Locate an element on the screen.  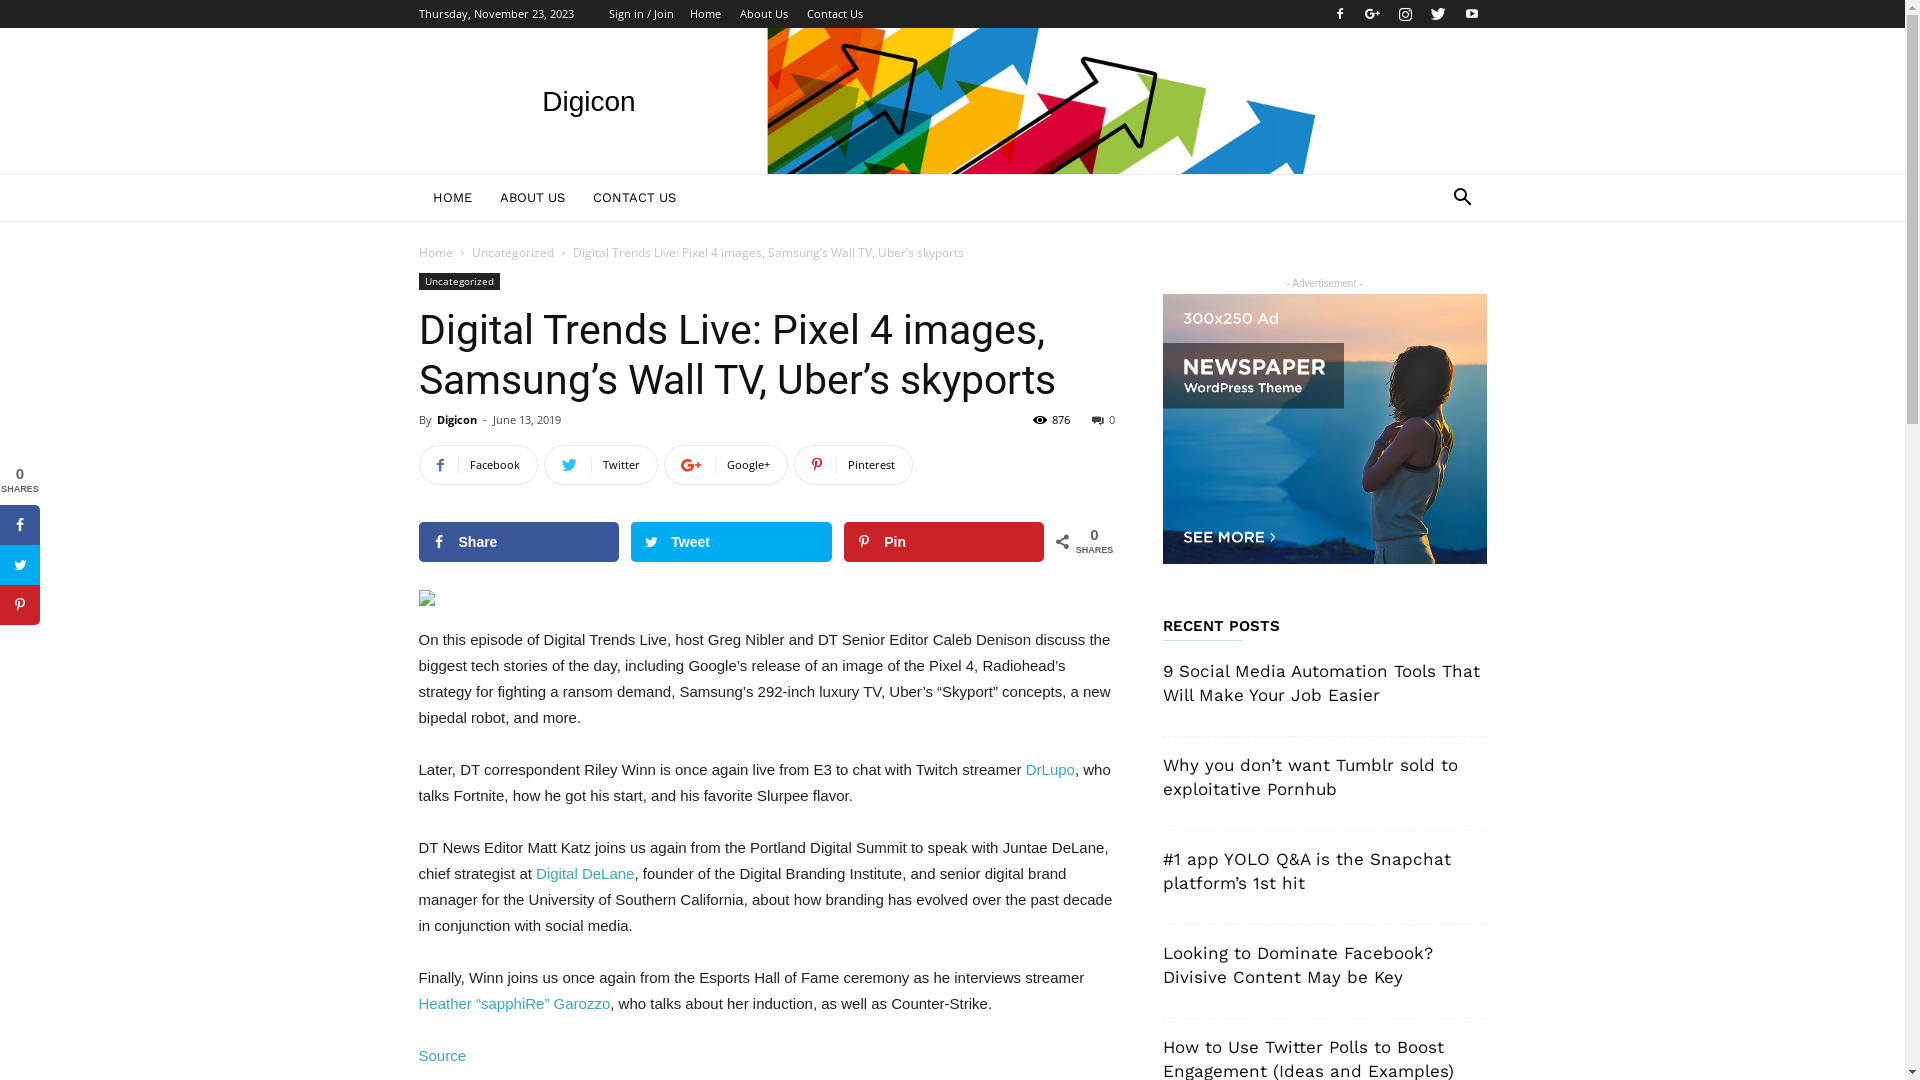
'Google+' is located at coordinates (663, 465).